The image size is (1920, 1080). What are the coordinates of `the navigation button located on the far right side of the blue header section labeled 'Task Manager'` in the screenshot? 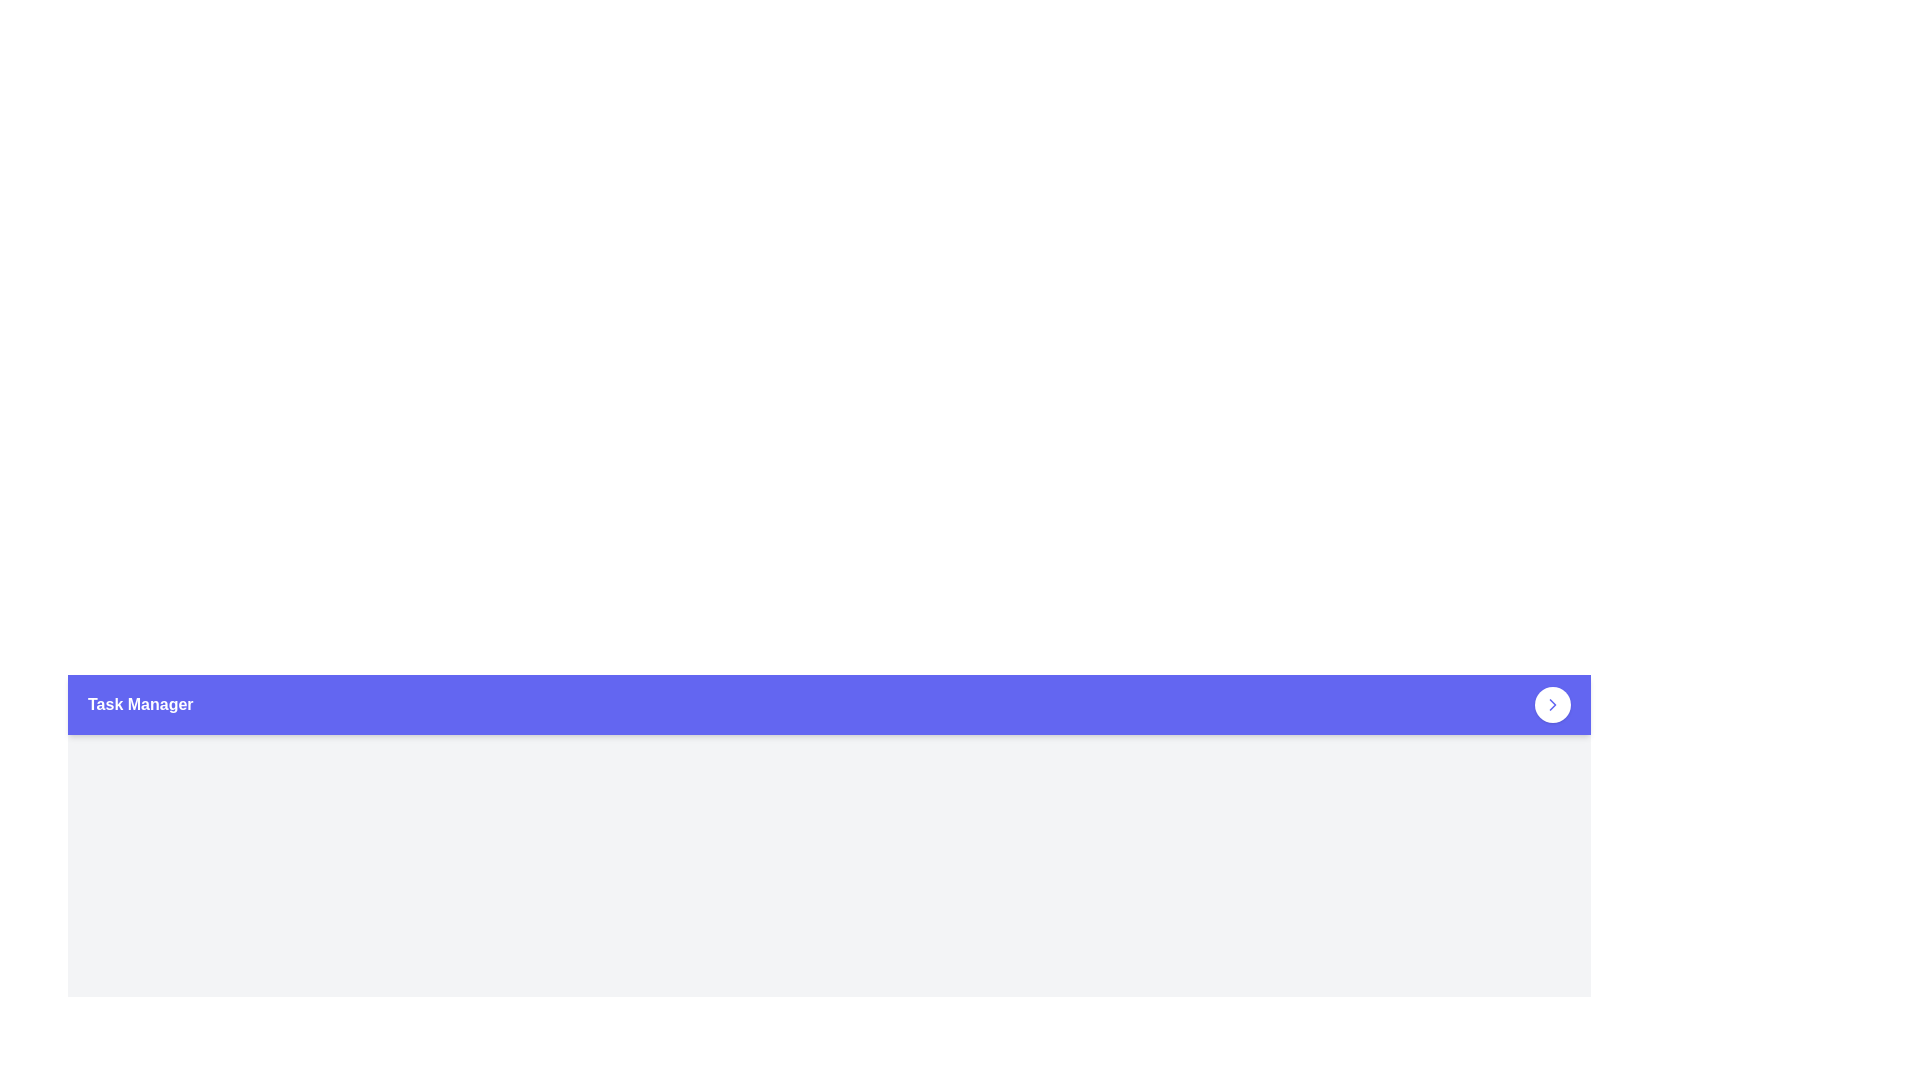 It's located at (1552, 704).